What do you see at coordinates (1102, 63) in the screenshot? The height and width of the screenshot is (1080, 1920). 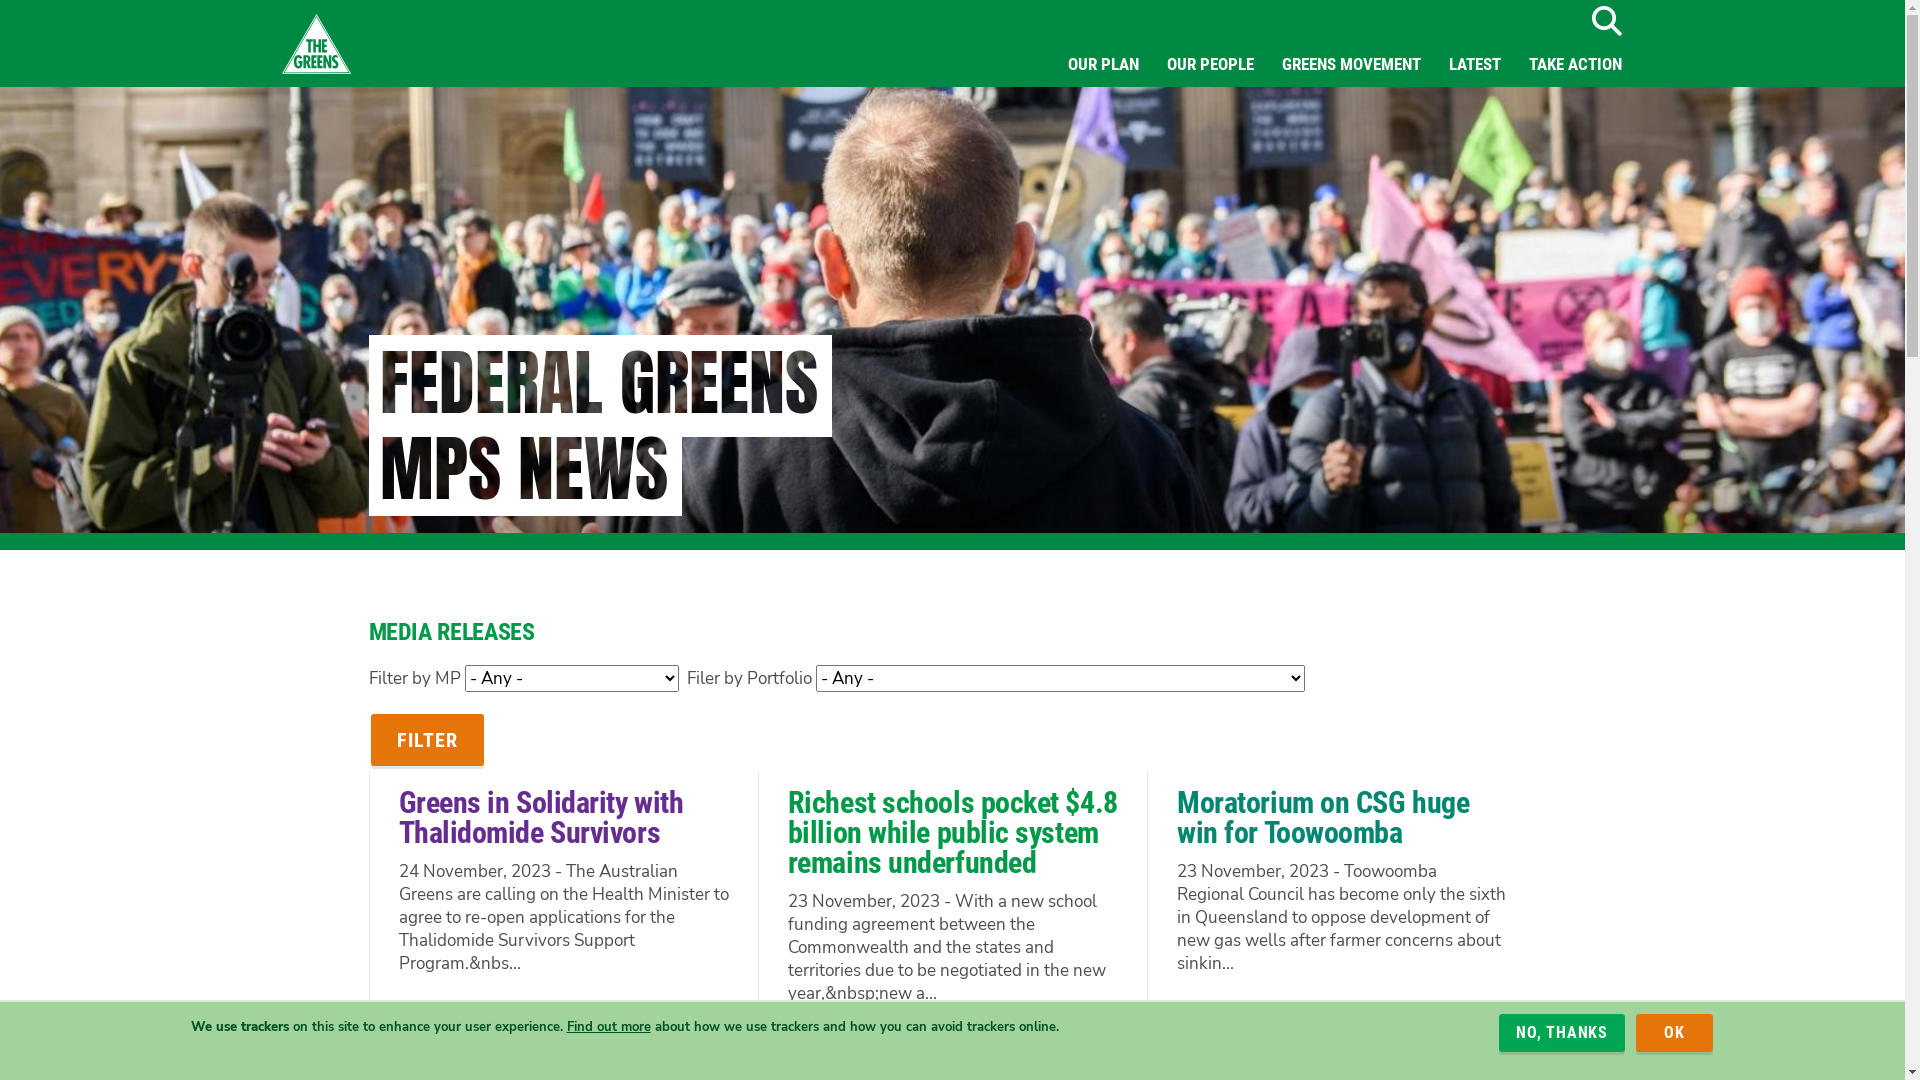 I see `'OUR PLAN'` at bounding box center [1102, 63].